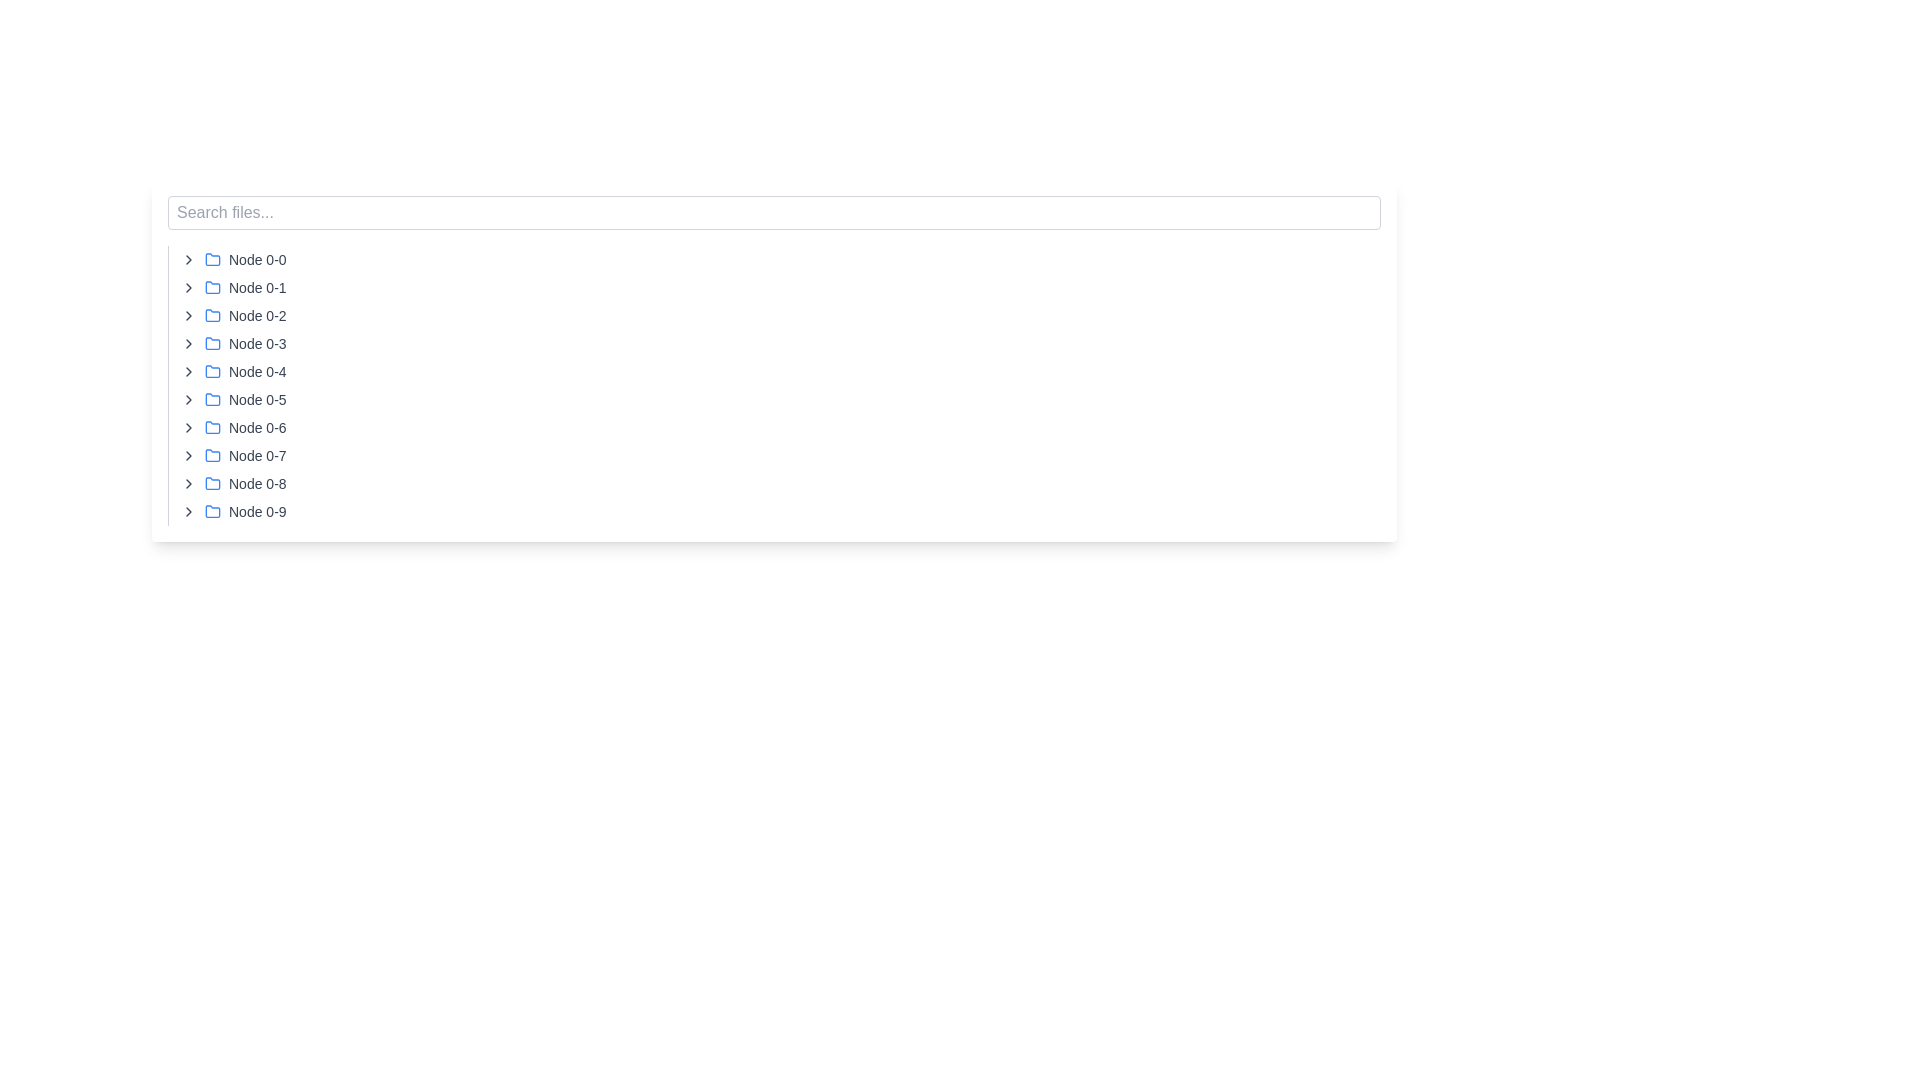 This screenshot has width=1920, height=1080. Describe the element at coordinates (188, 371) in the screenshot. I see `the Chevron Icon located in the leftmost part of the row labeled 'Node 0-4'` at that location.